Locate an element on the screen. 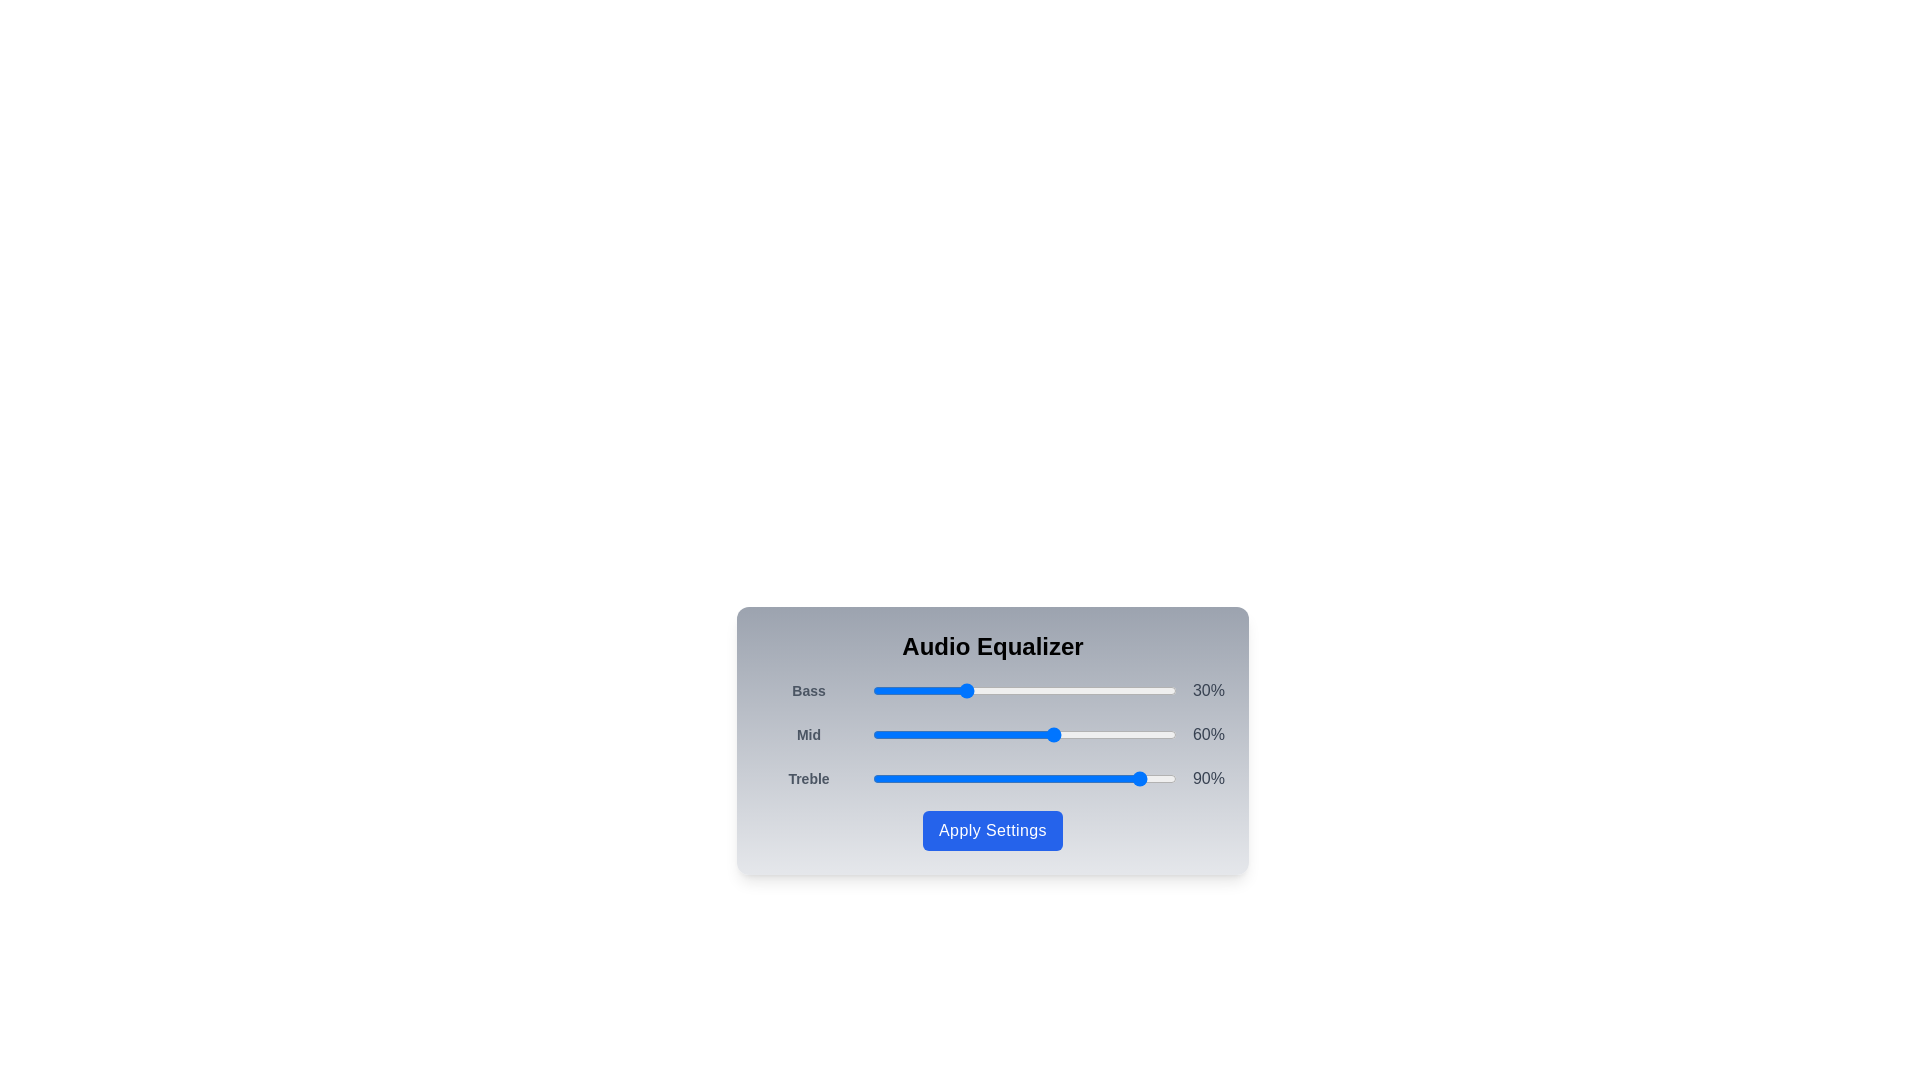  the 'Treble' slider to 96% is located at coordinates (1164, 778).